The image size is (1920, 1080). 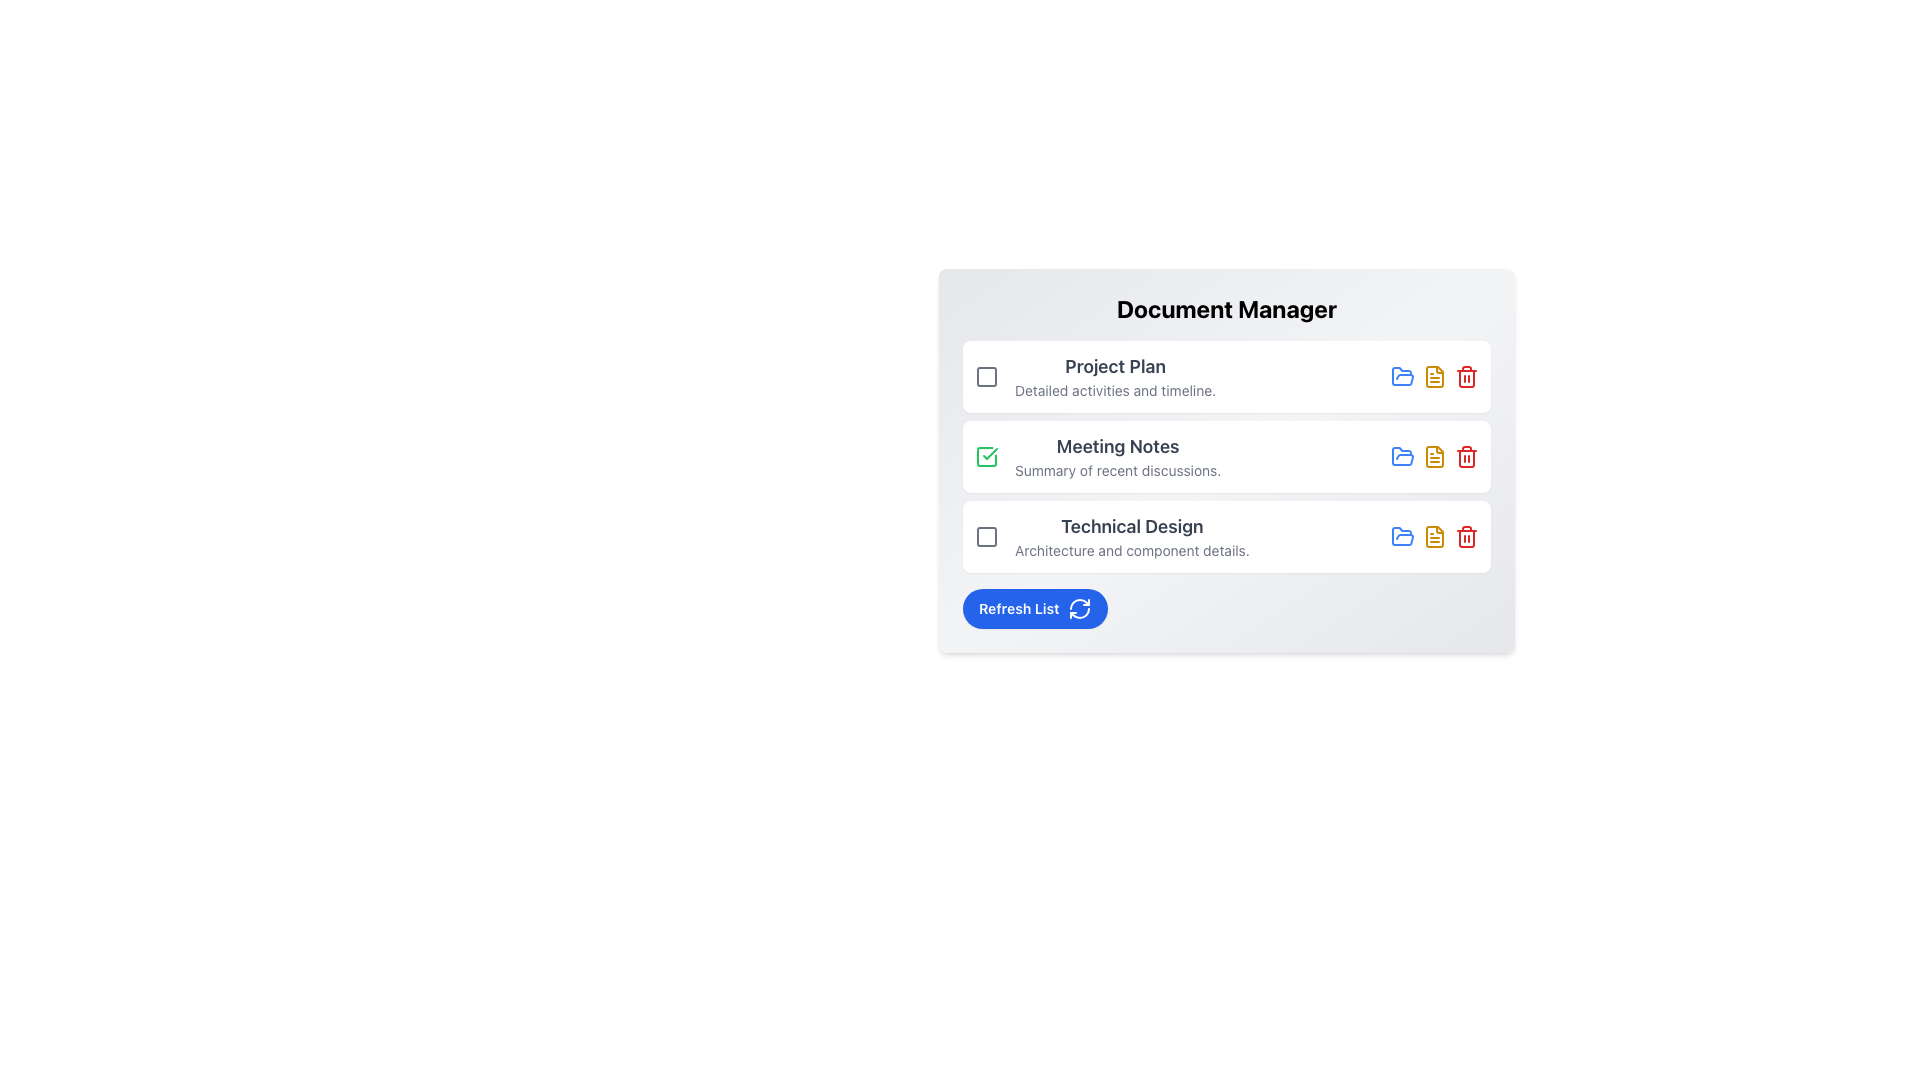 I want to click on the middle icon representing the 'Meeting Notes' document, so click(x=1434, y=456).